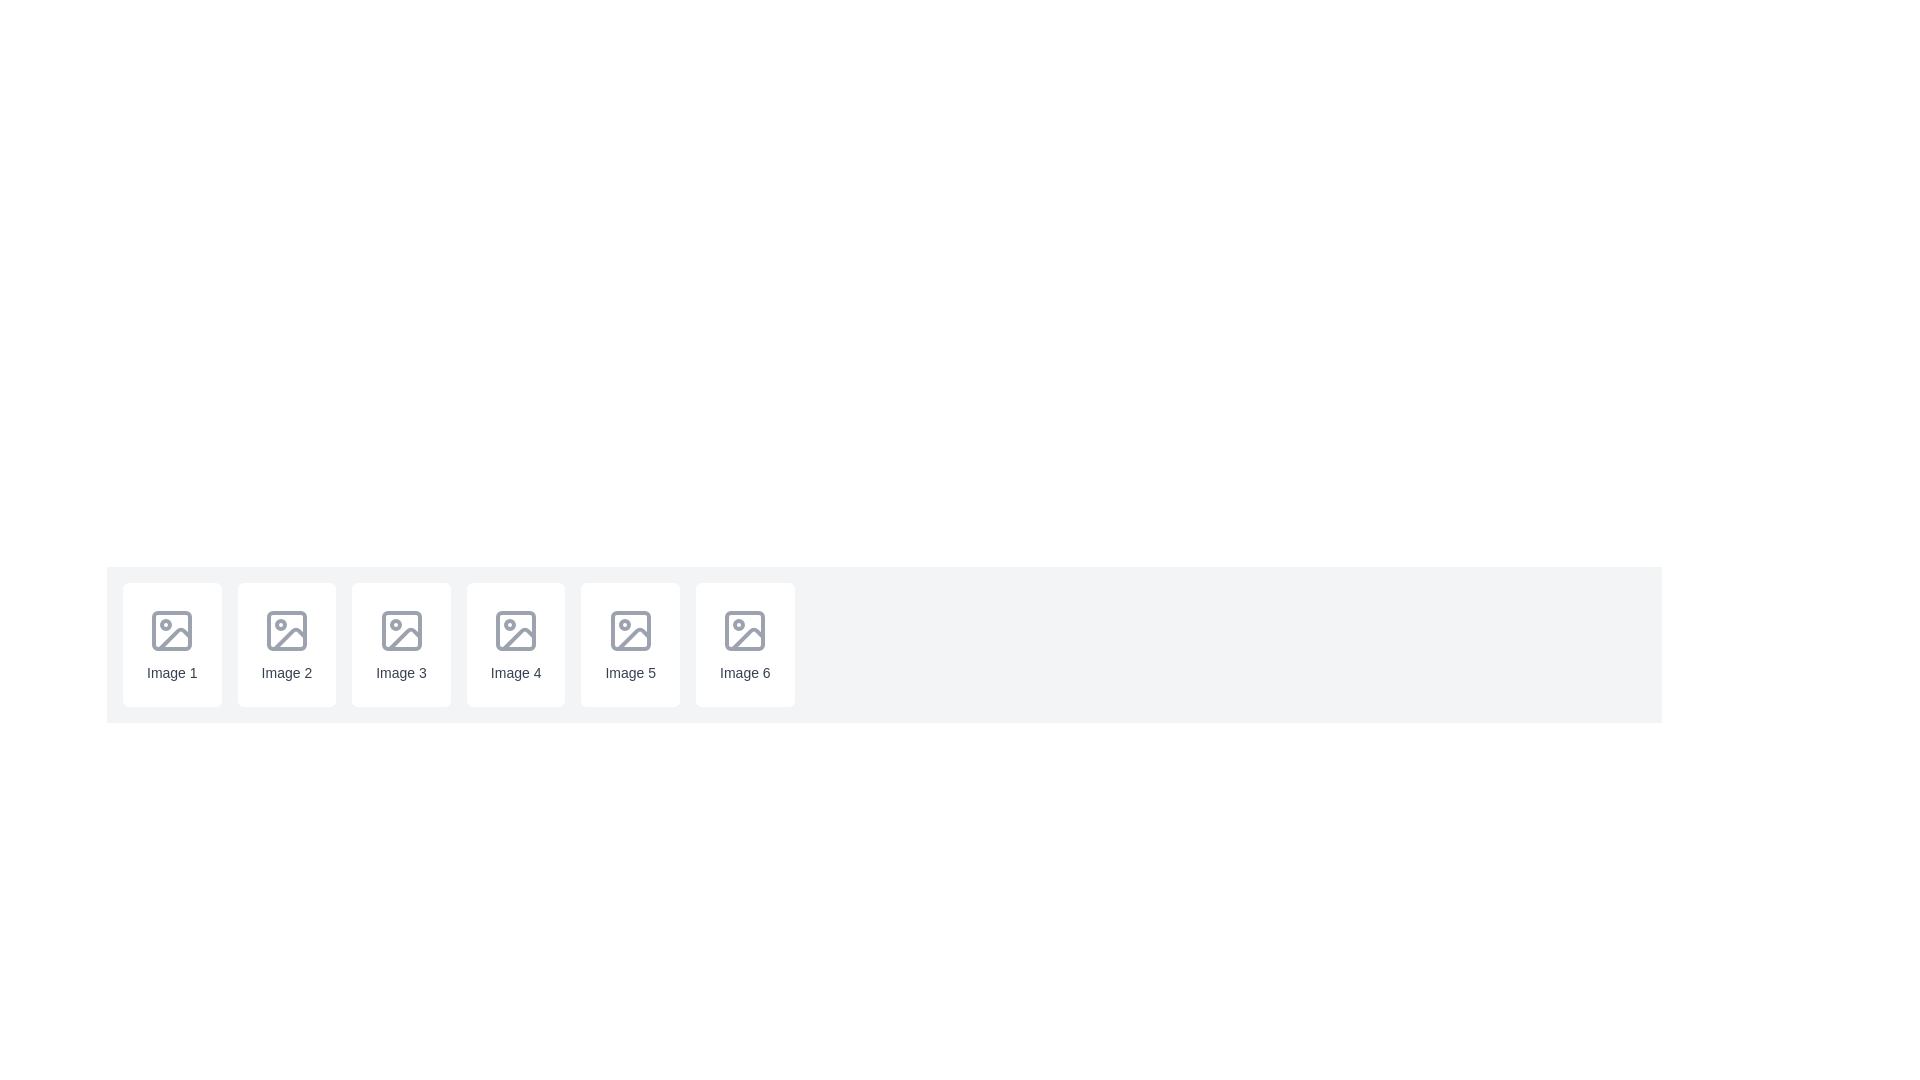 The image size is (1920, 1080). Describe the element at coordinates (516, 672) in the screenshot. I see `text content of the Text label positioned below the 'Image 4' icon, which serves as a descriptive identifier for the user` at that location.